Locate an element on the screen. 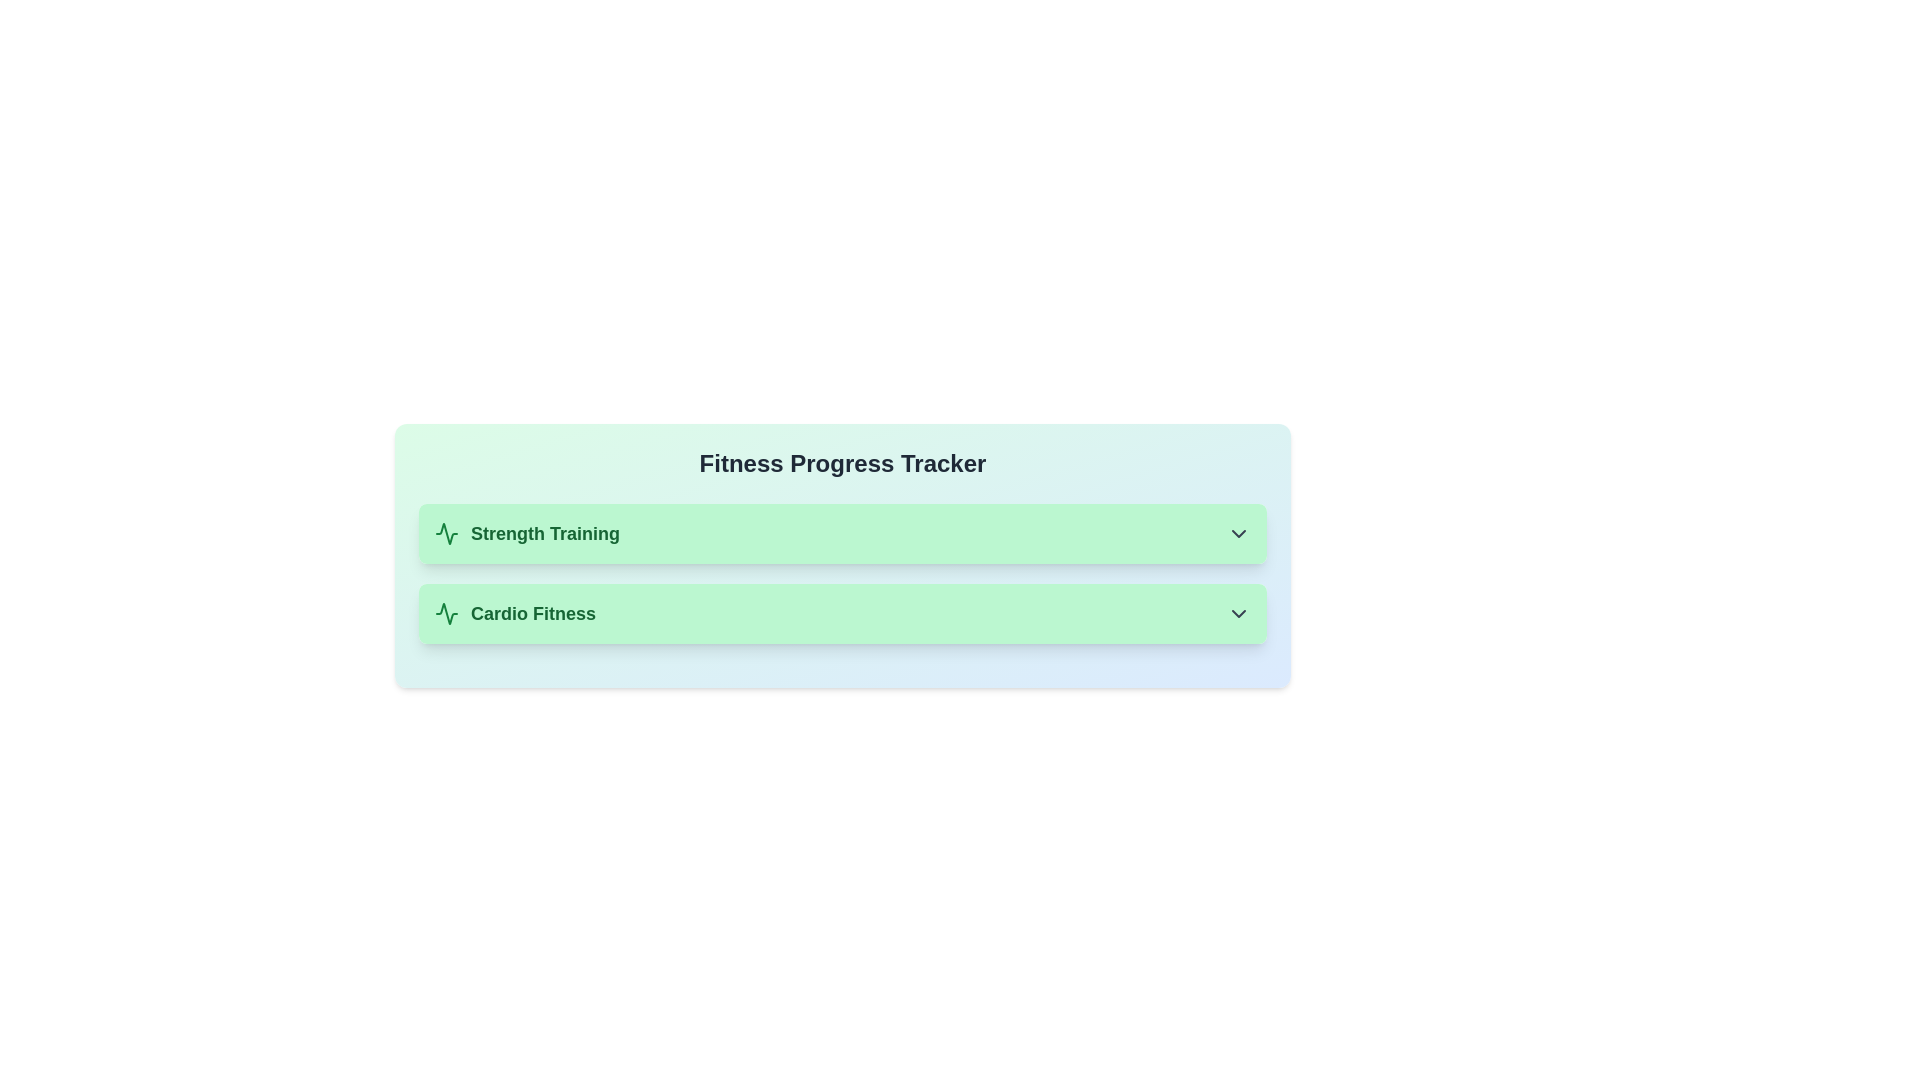 This screenshot has width=1920, height=1080. on the header text 'Fitness Progress Tracker', which is bold, centered, and located above the subsections 'Strength Training' and 'Cardio Fitness' is located at coordinates (843, 463).